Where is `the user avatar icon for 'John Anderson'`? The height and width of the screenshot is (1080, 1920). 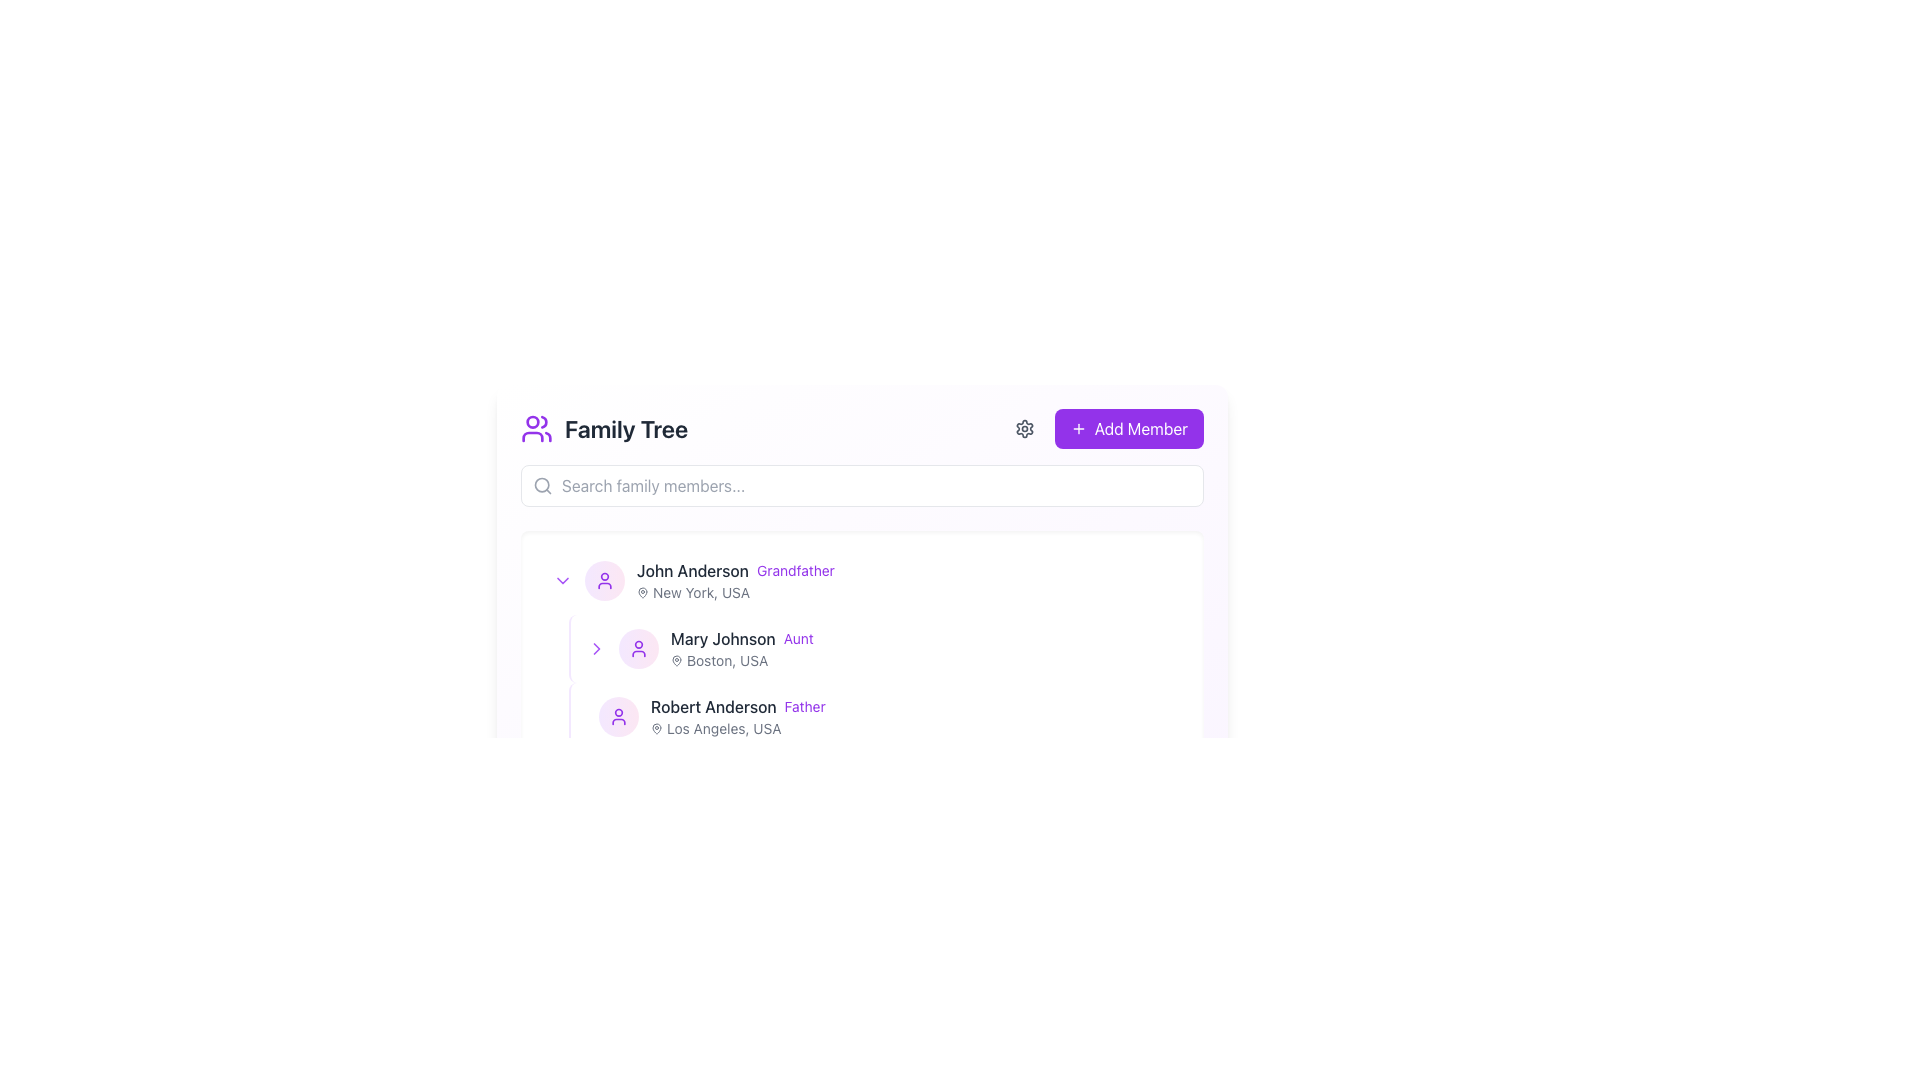 the user avatar icon for 'John Anderson' is located at coordinates (603, 581).